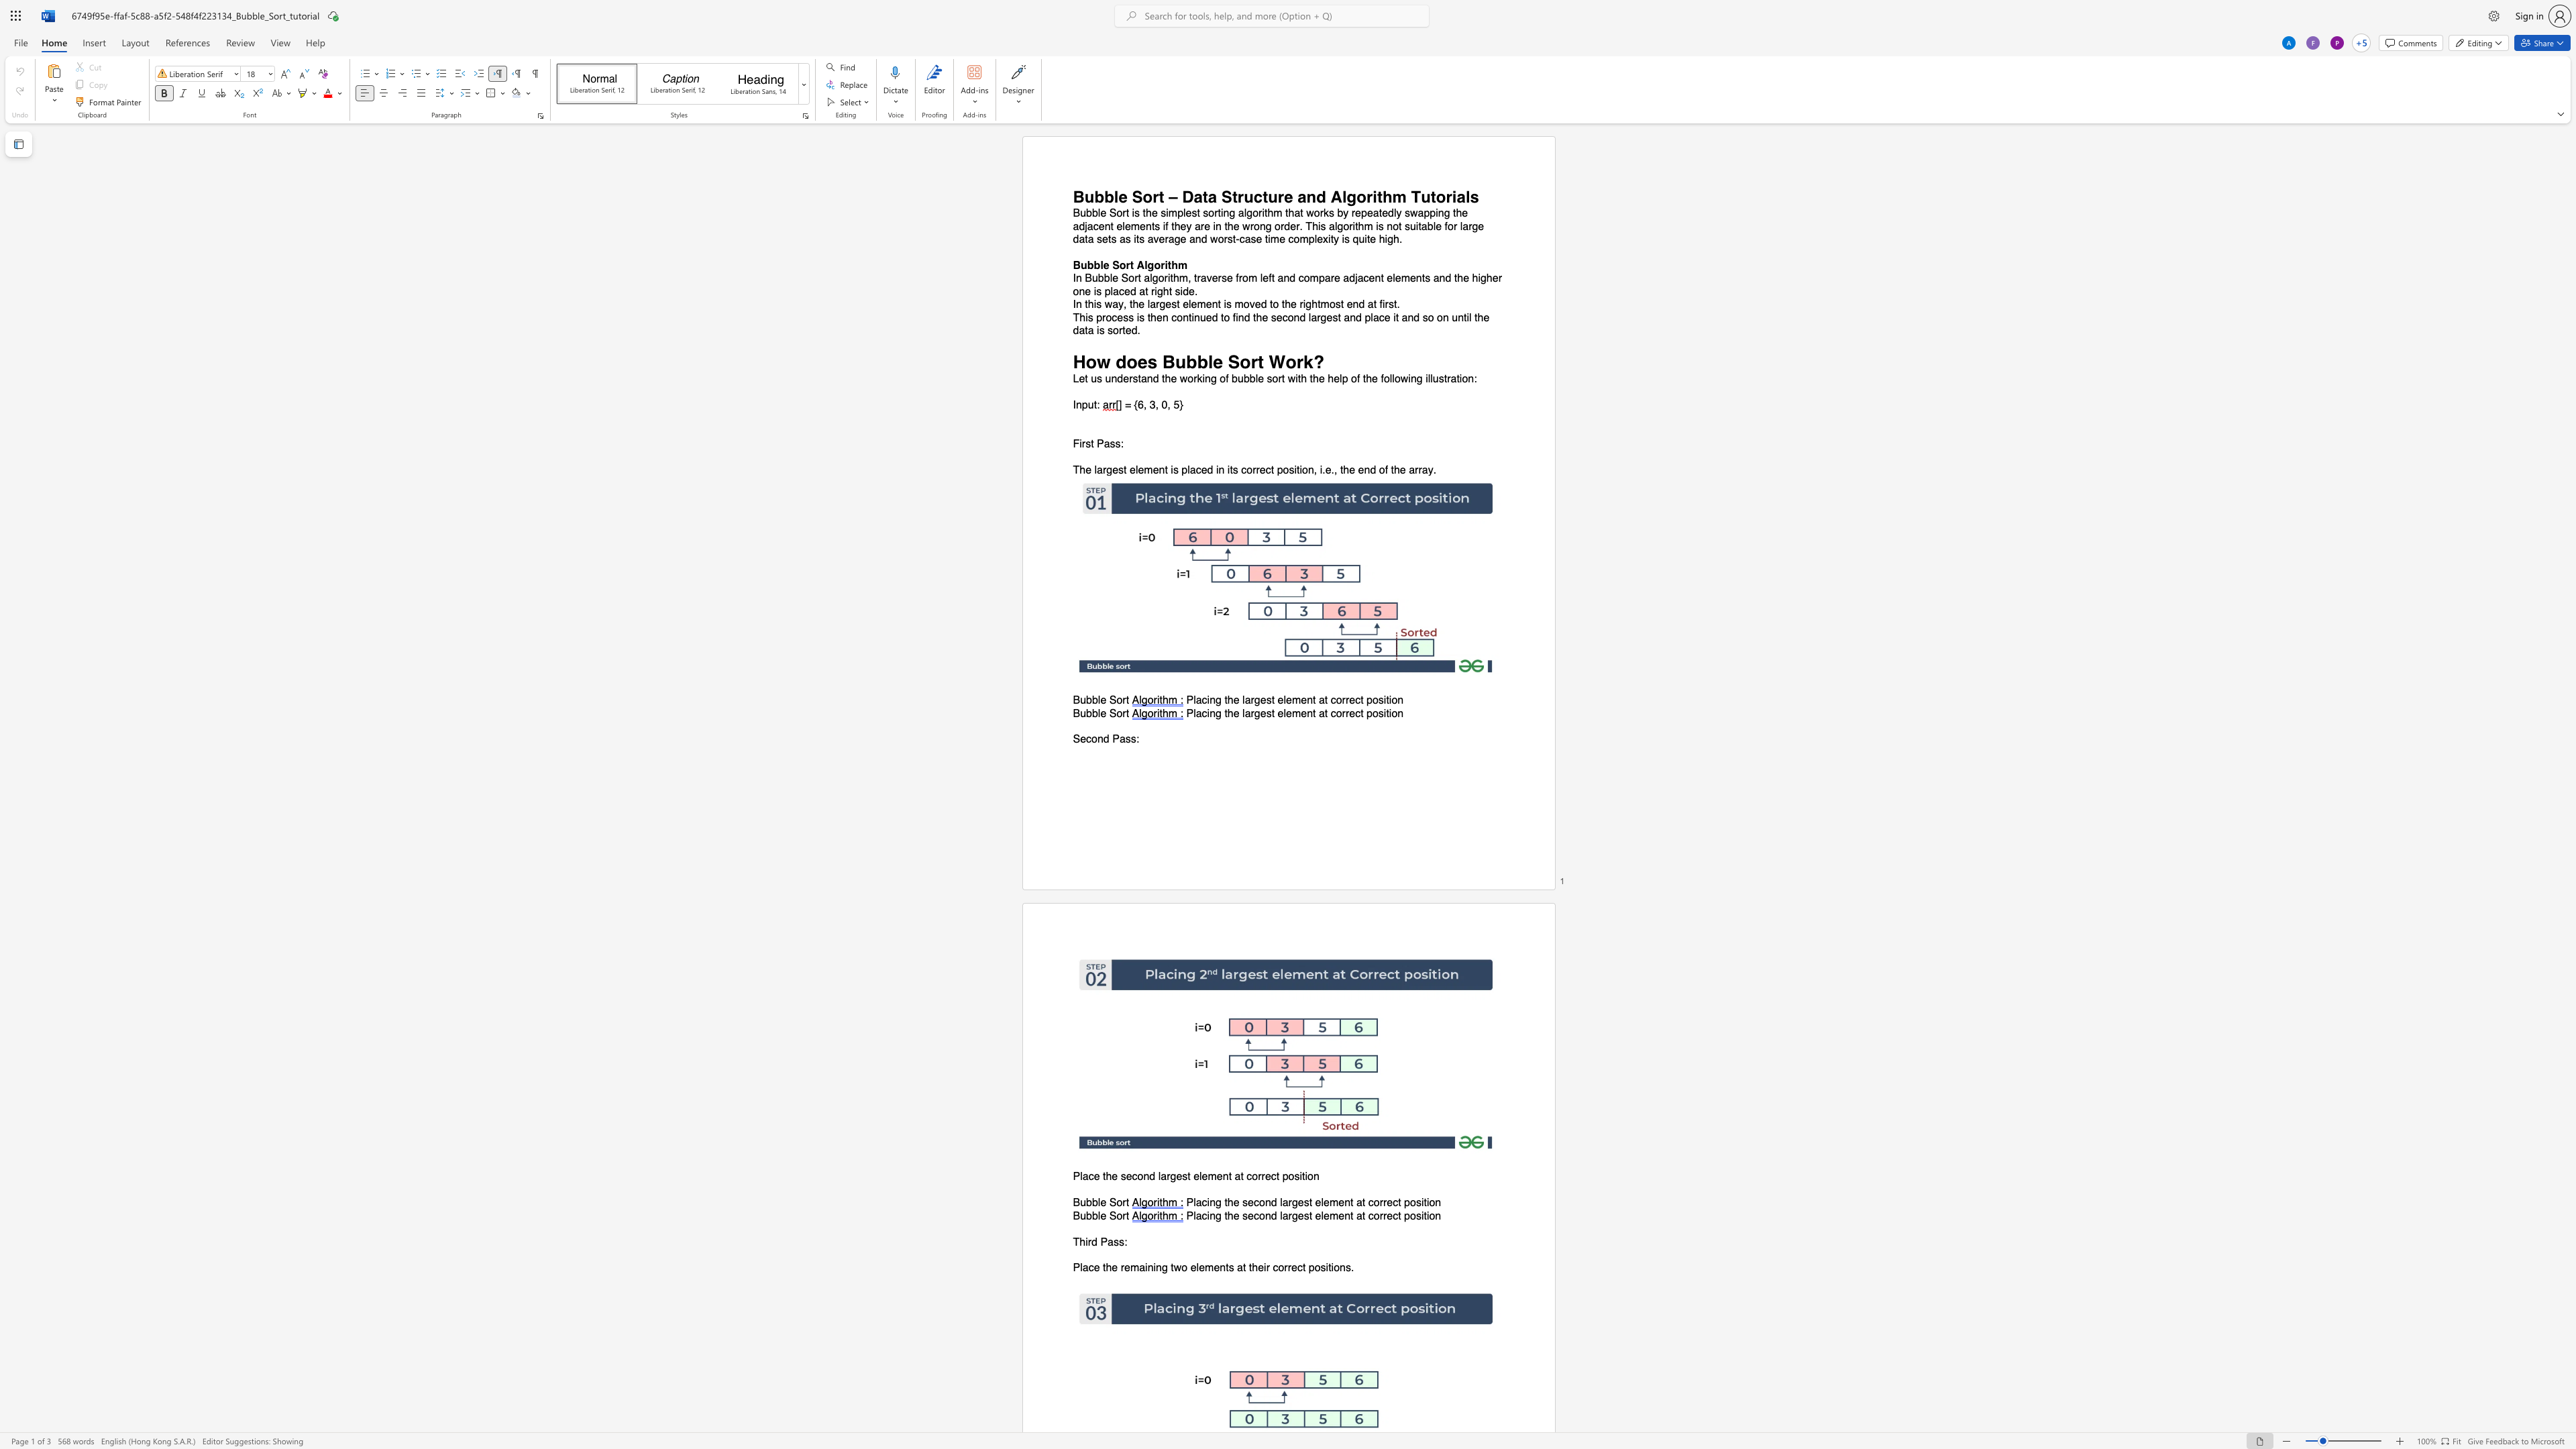 This screenshot has width=2576, height=1449. What do you see at coordinates (1373, 196) in the screenshot?
I see `the 1th character "i" in the text` at bounding box center [1373, 196].